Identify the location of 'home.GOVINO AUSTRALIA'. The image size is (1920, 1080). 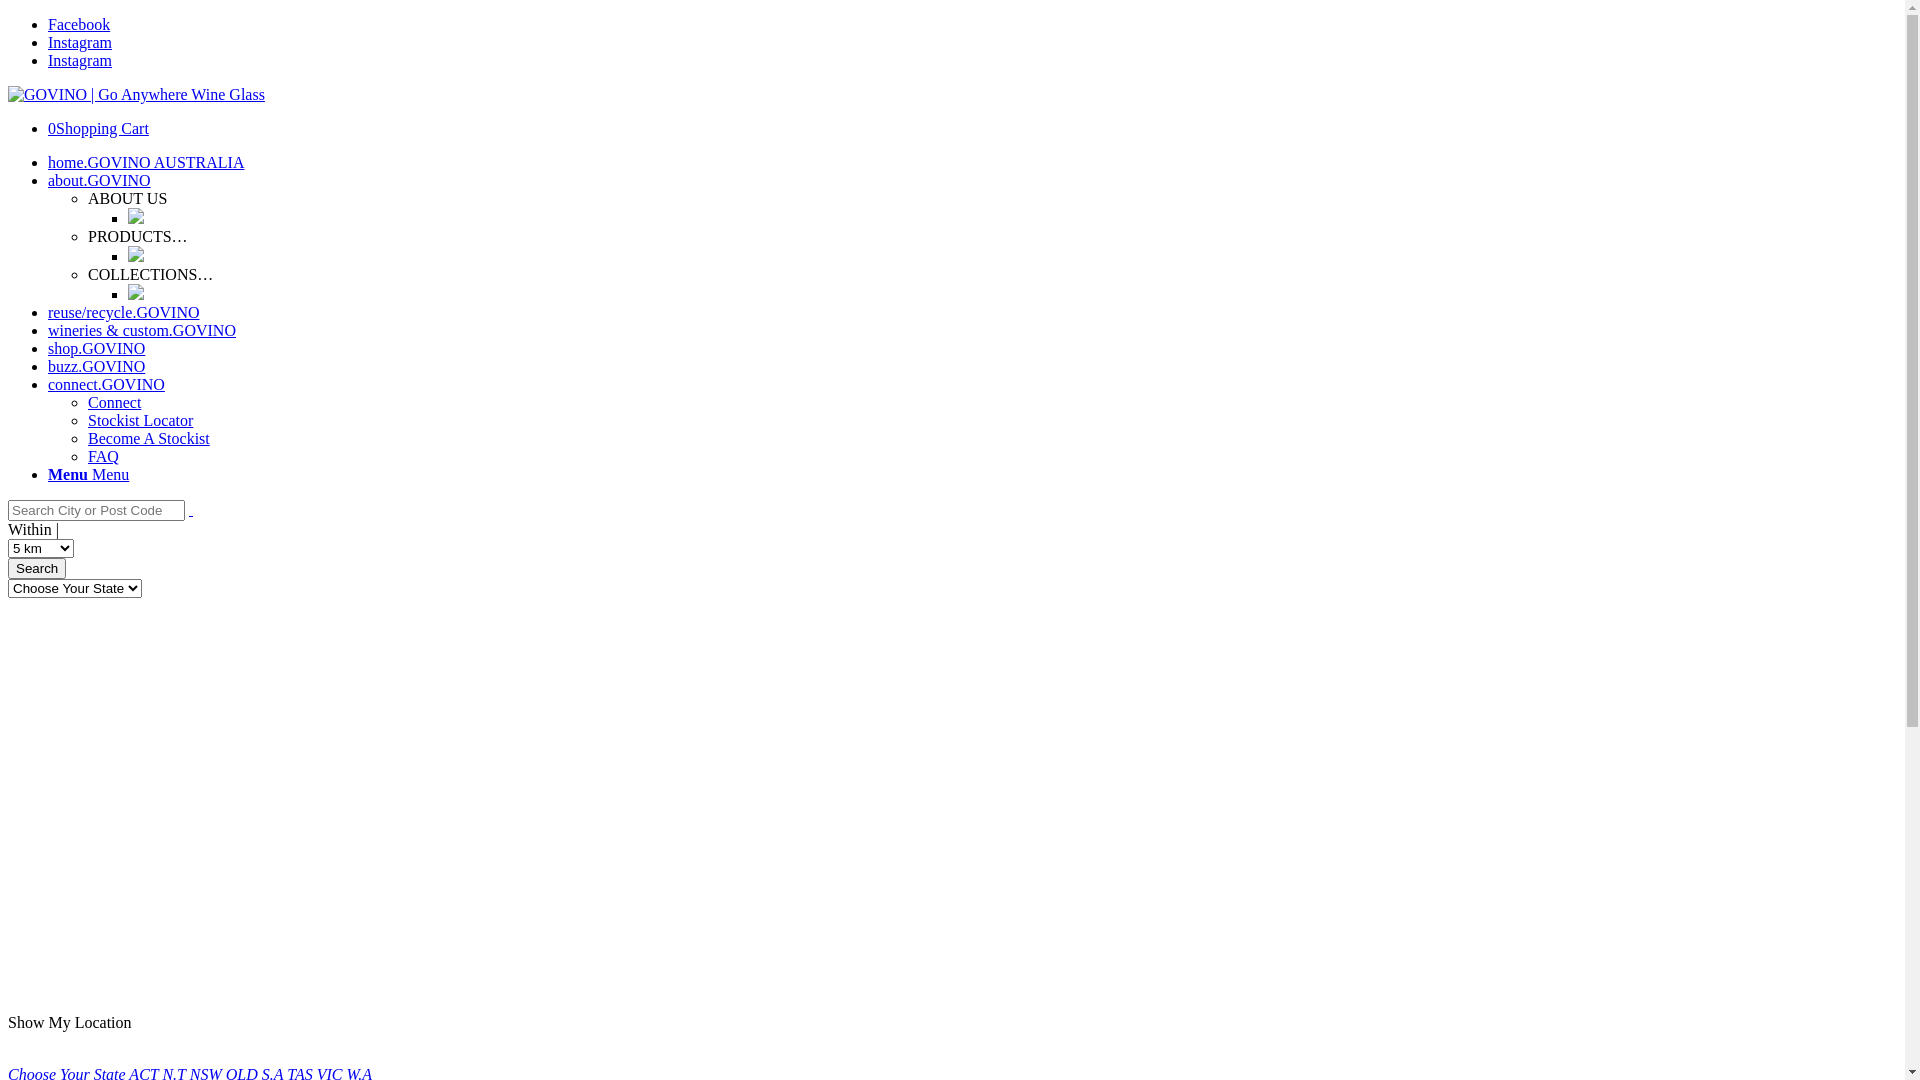
(48, 161).